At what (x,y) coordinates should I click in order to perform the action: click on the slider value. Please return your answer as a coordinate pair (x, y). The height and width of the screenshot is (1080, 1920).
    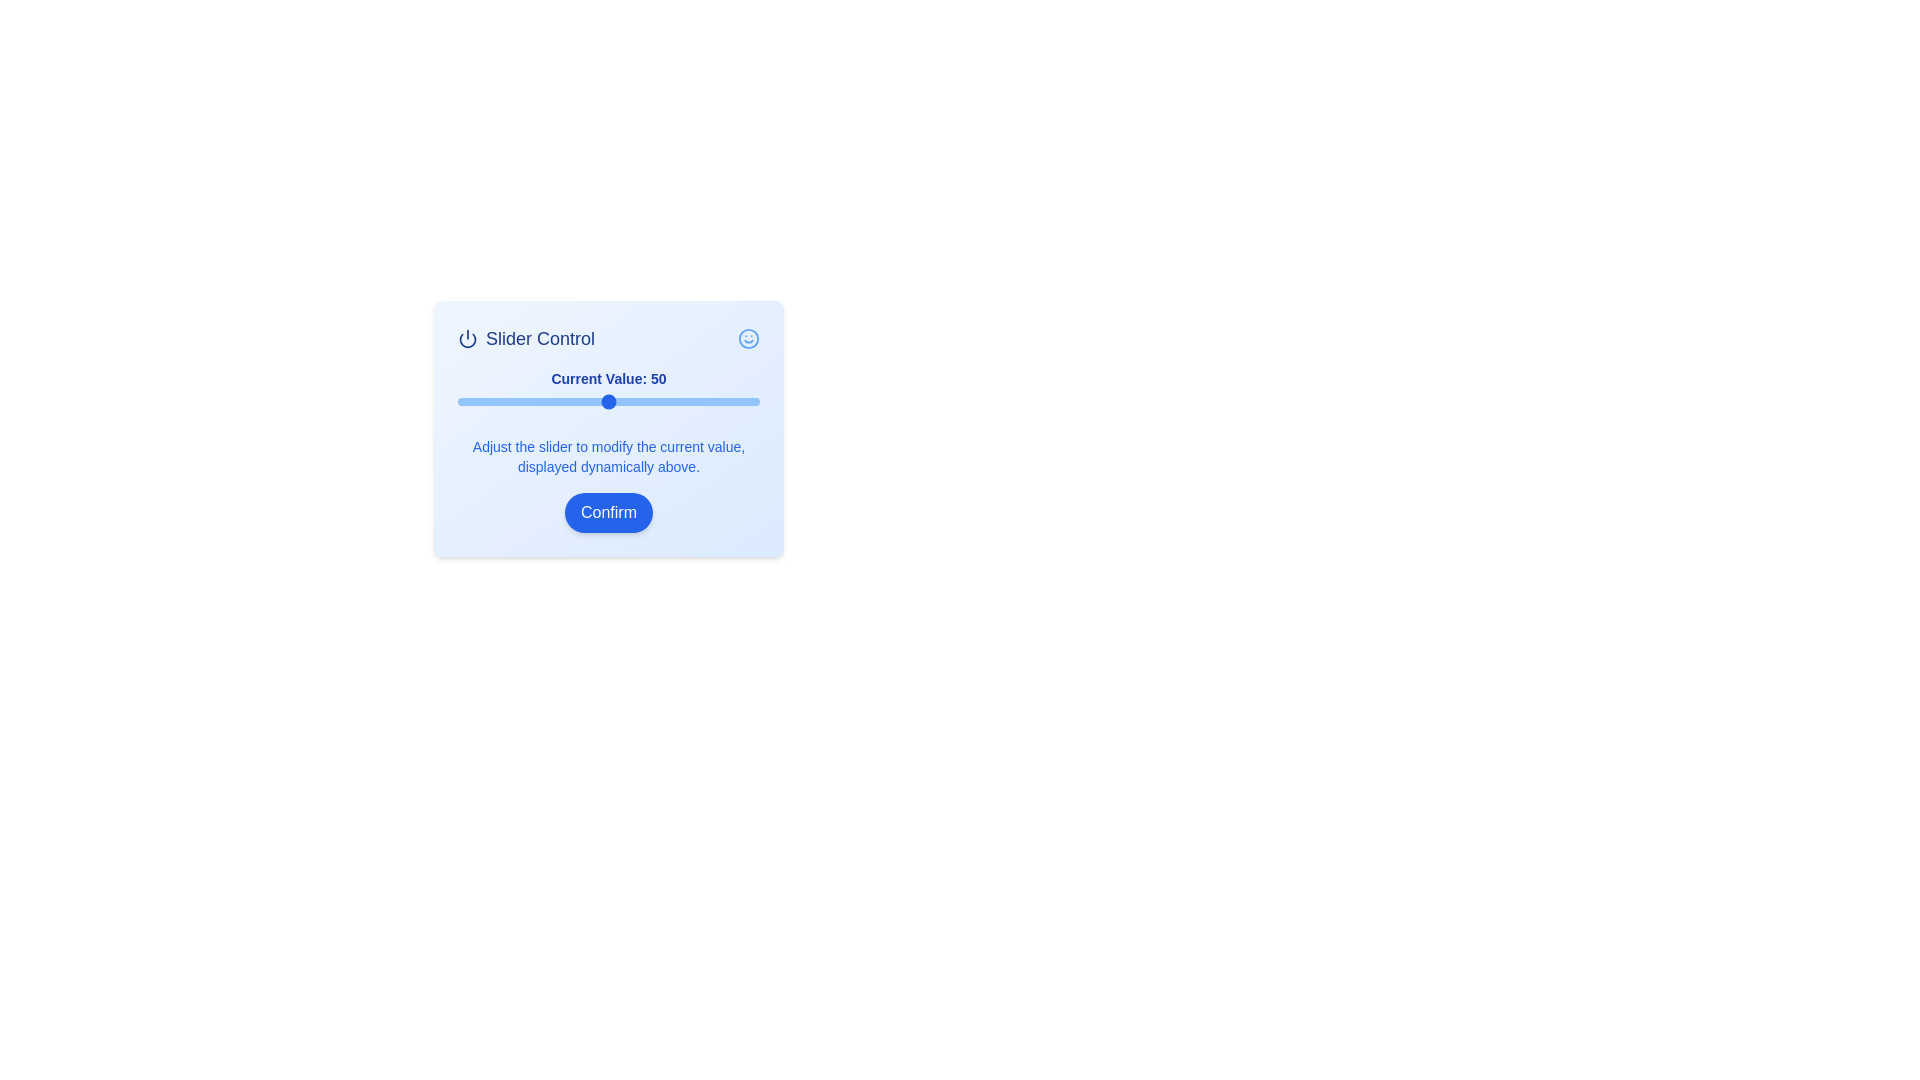
    Looking at the image, I should click on (557, 401).